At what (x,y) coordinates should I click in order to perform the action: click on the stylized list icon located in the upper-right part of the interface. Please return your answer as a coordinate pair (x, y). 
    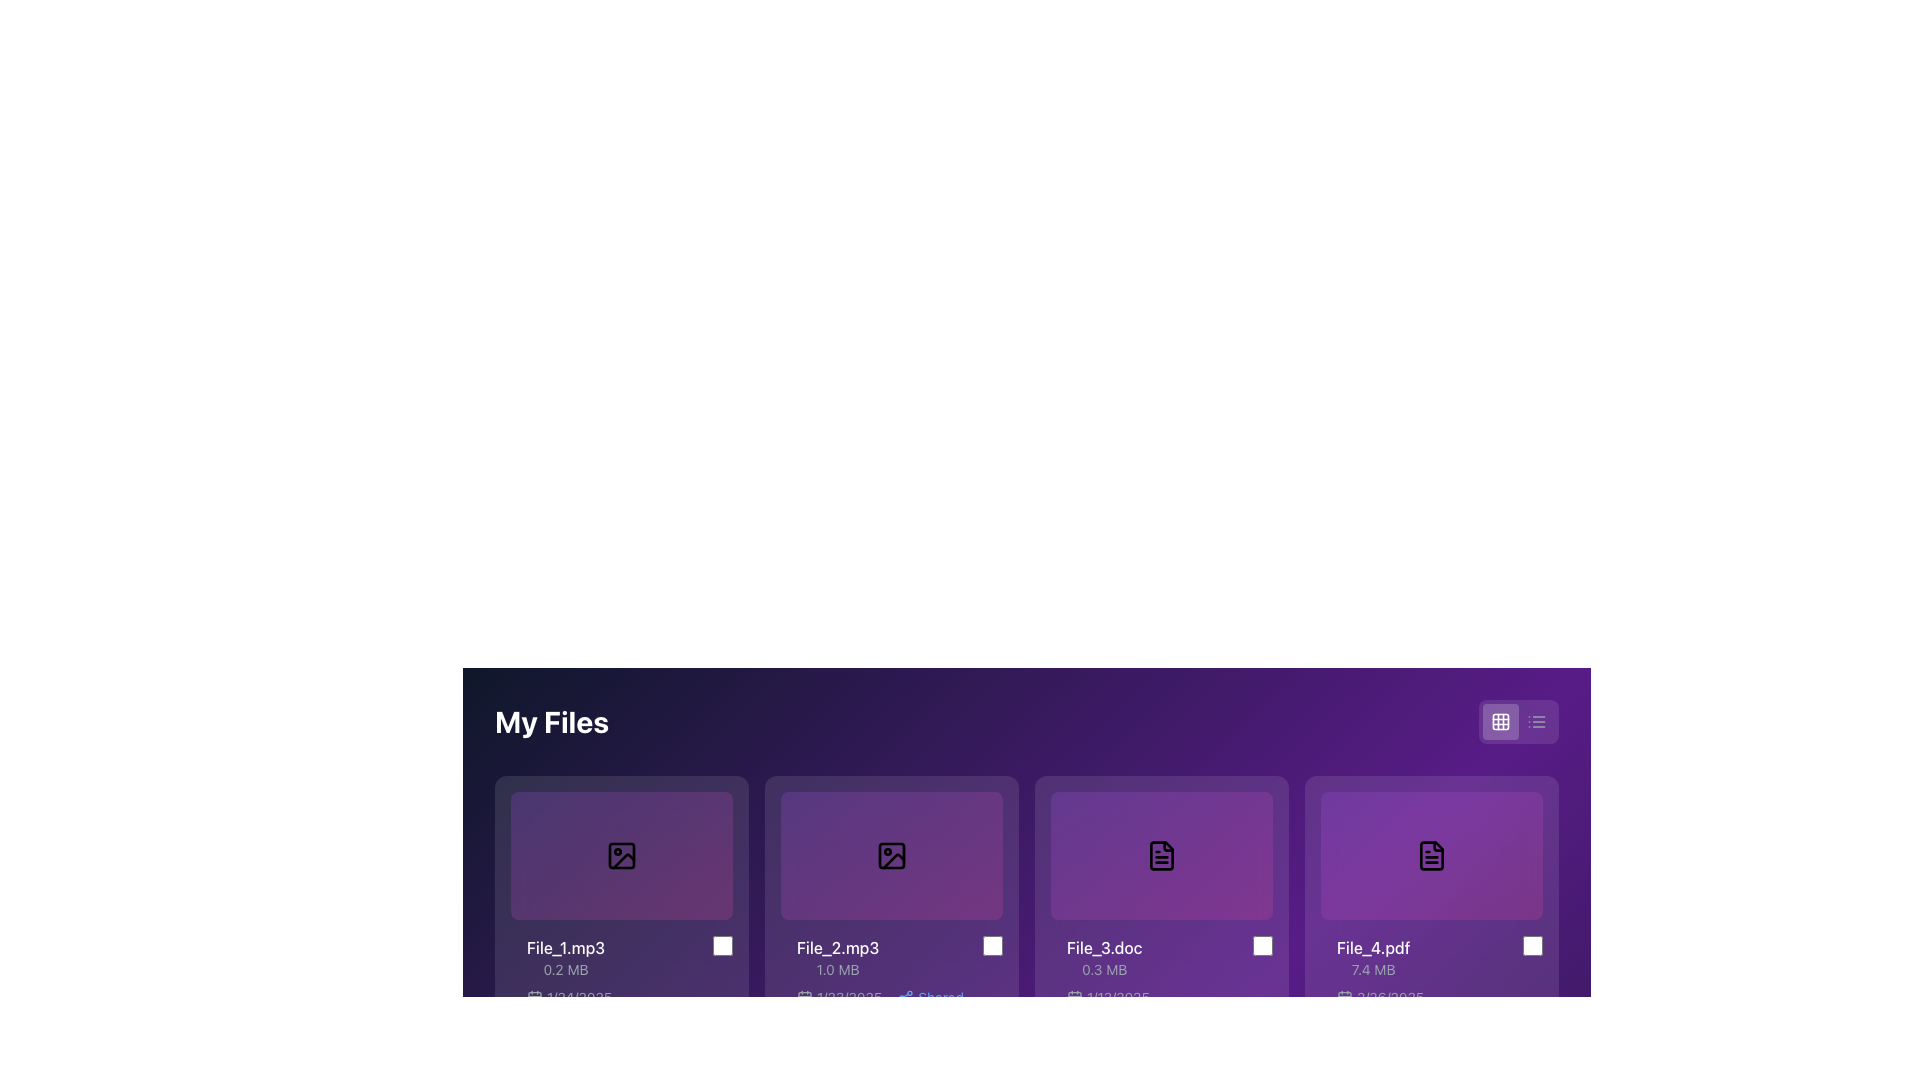
    Looking at the image, I should click on (1535, 721).